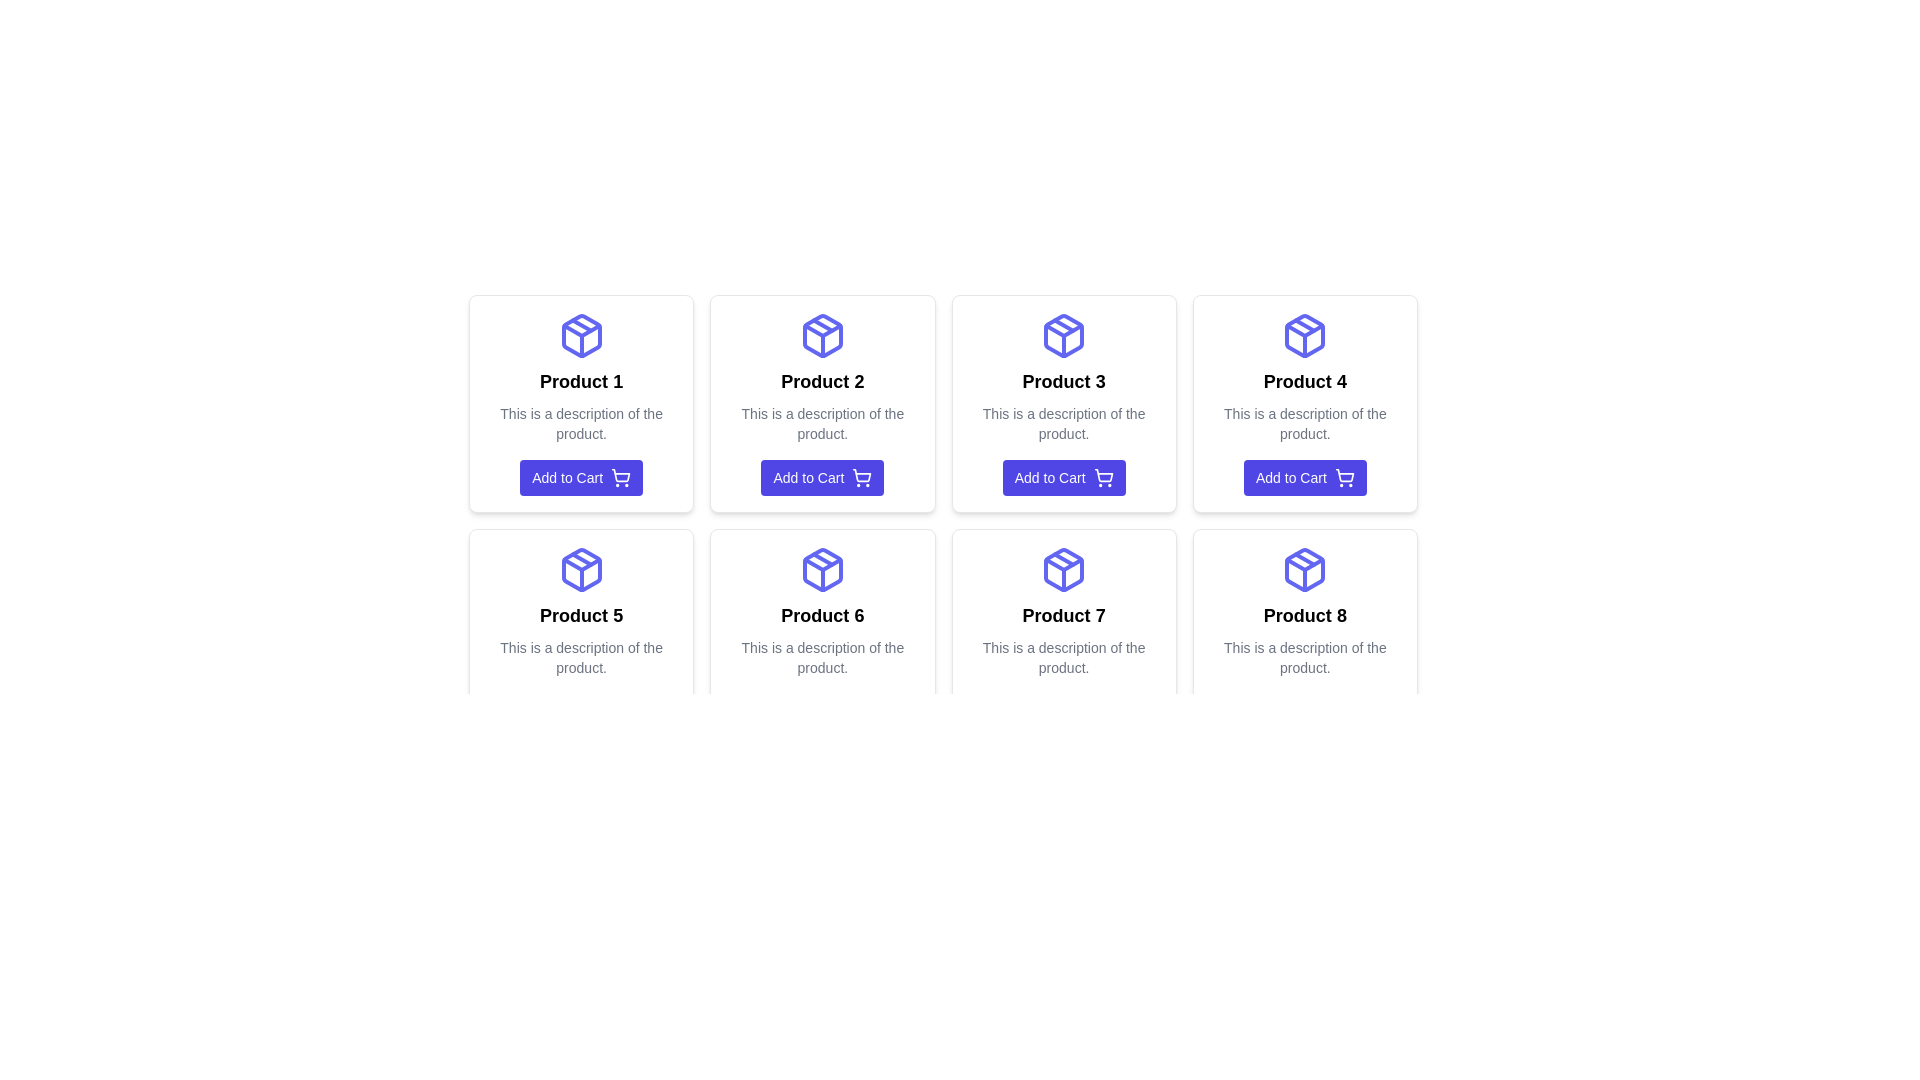  I want to click on the product package icon representing 'Product 7', located, so click(1063, 570).